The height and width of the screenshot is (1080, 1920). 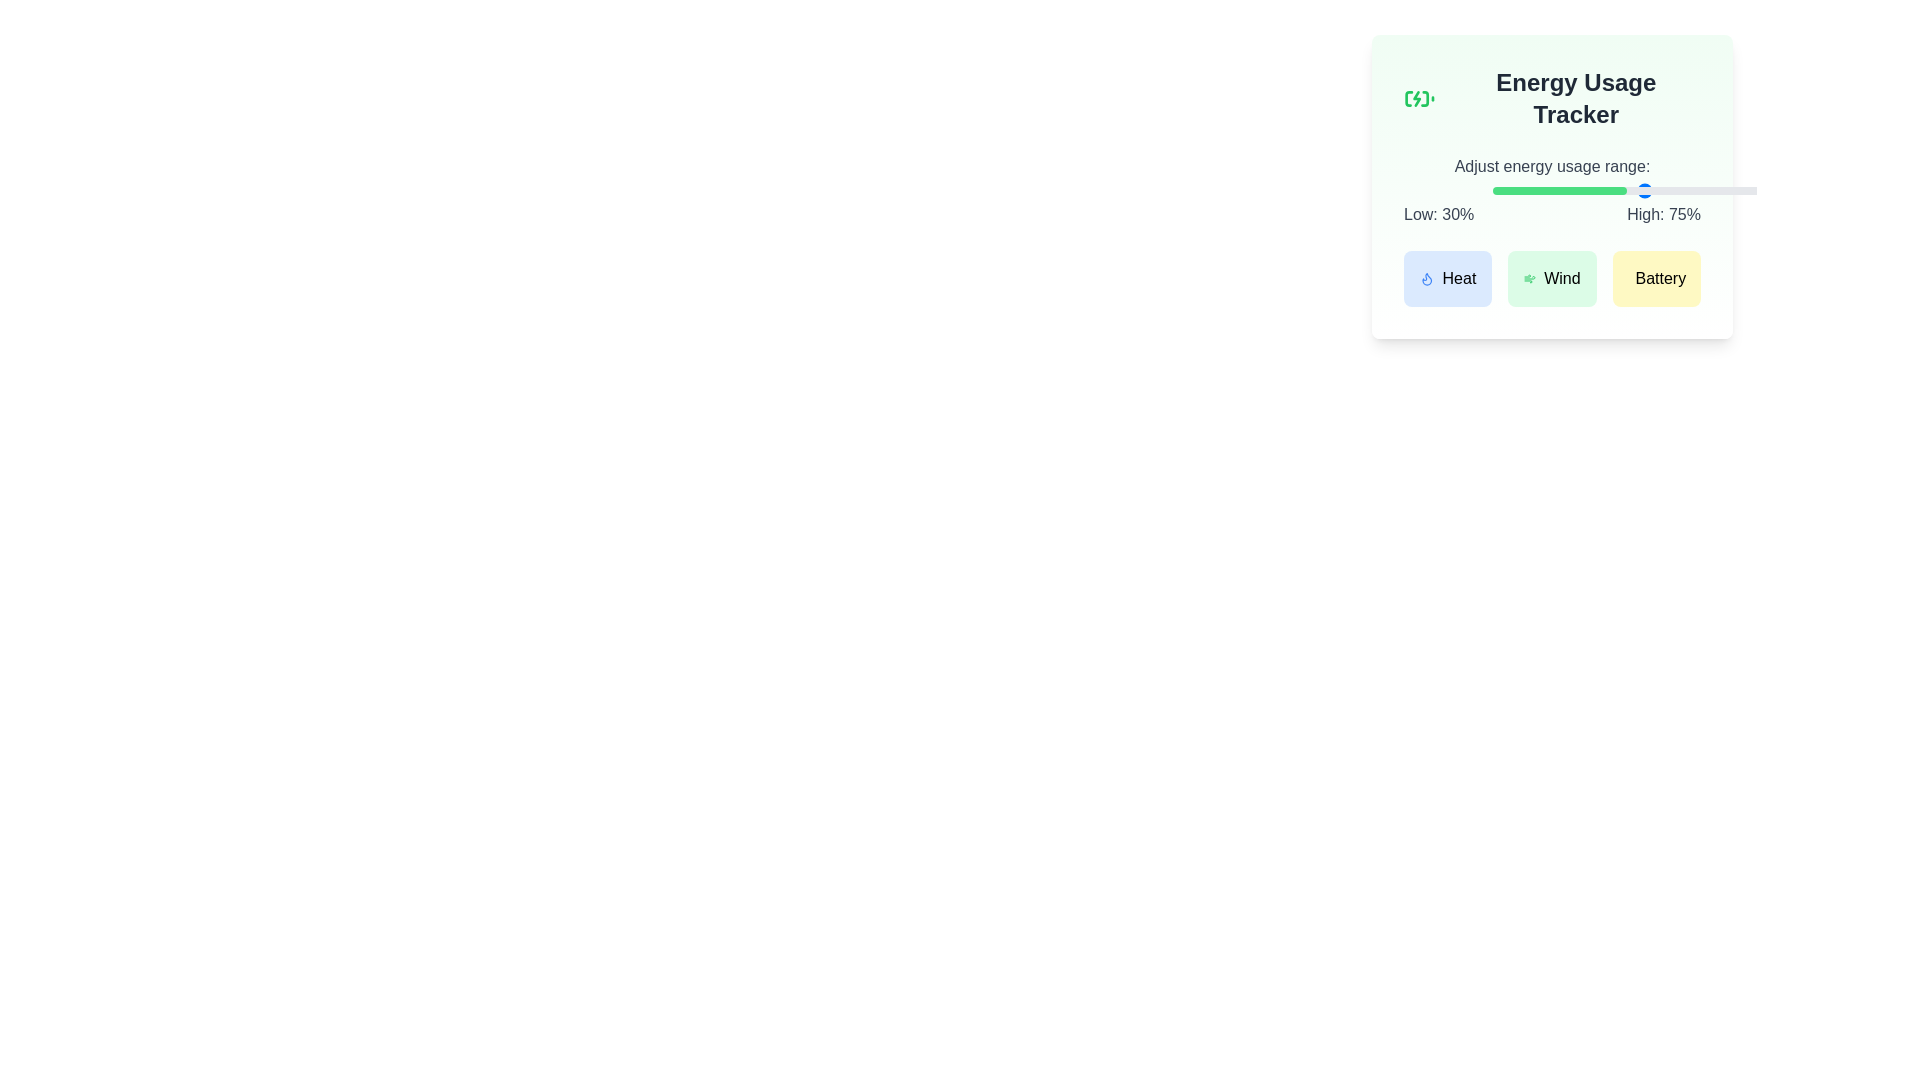 What do you see at coordinates (1664, 215) in the screenshot?
I see `the text label that indicates the high value of the adjustable energy usage range, which is positioned to the right of the 'Low: 30%' label and aligns with the green slider bar below the title 'Adjust energy usage range:'` at bounding box center [1664, 215].